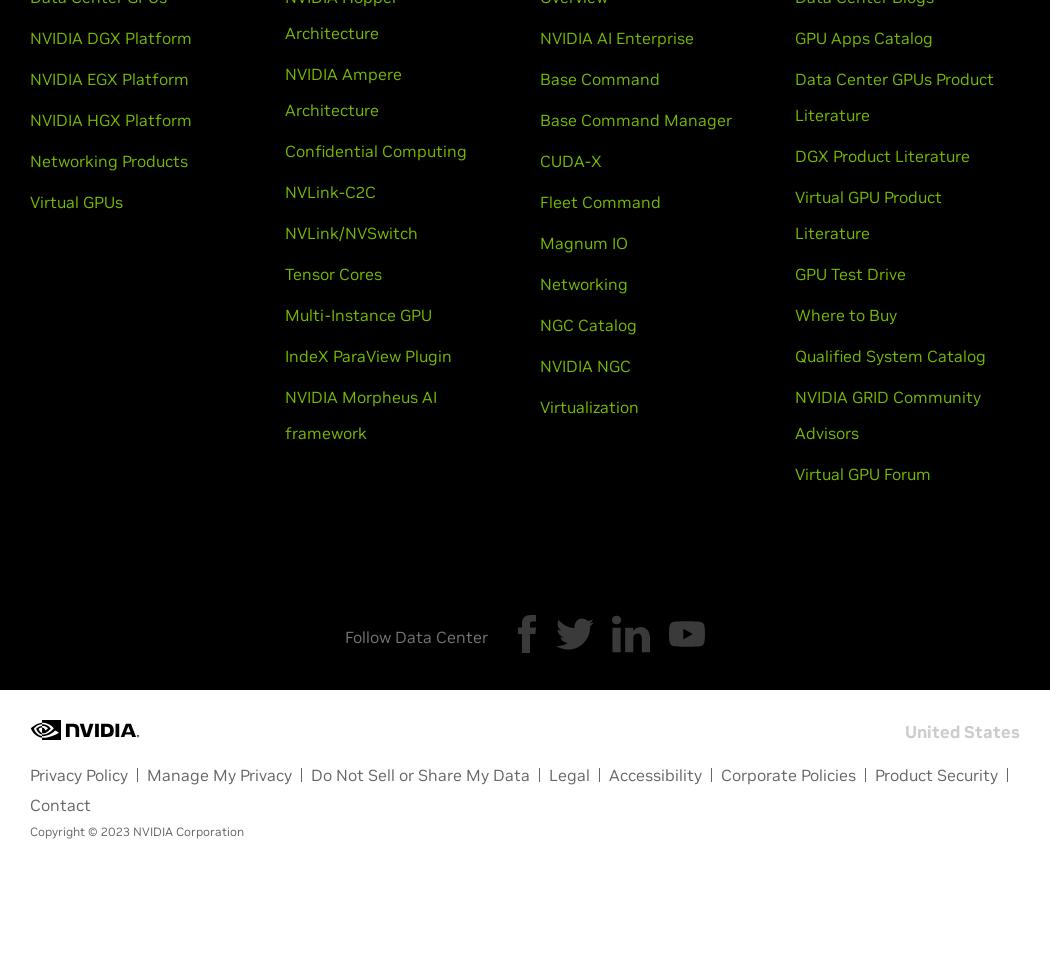 The width and height of the screenshot is (1050, 976). I want to click on 'Networking', so click(540, 284).